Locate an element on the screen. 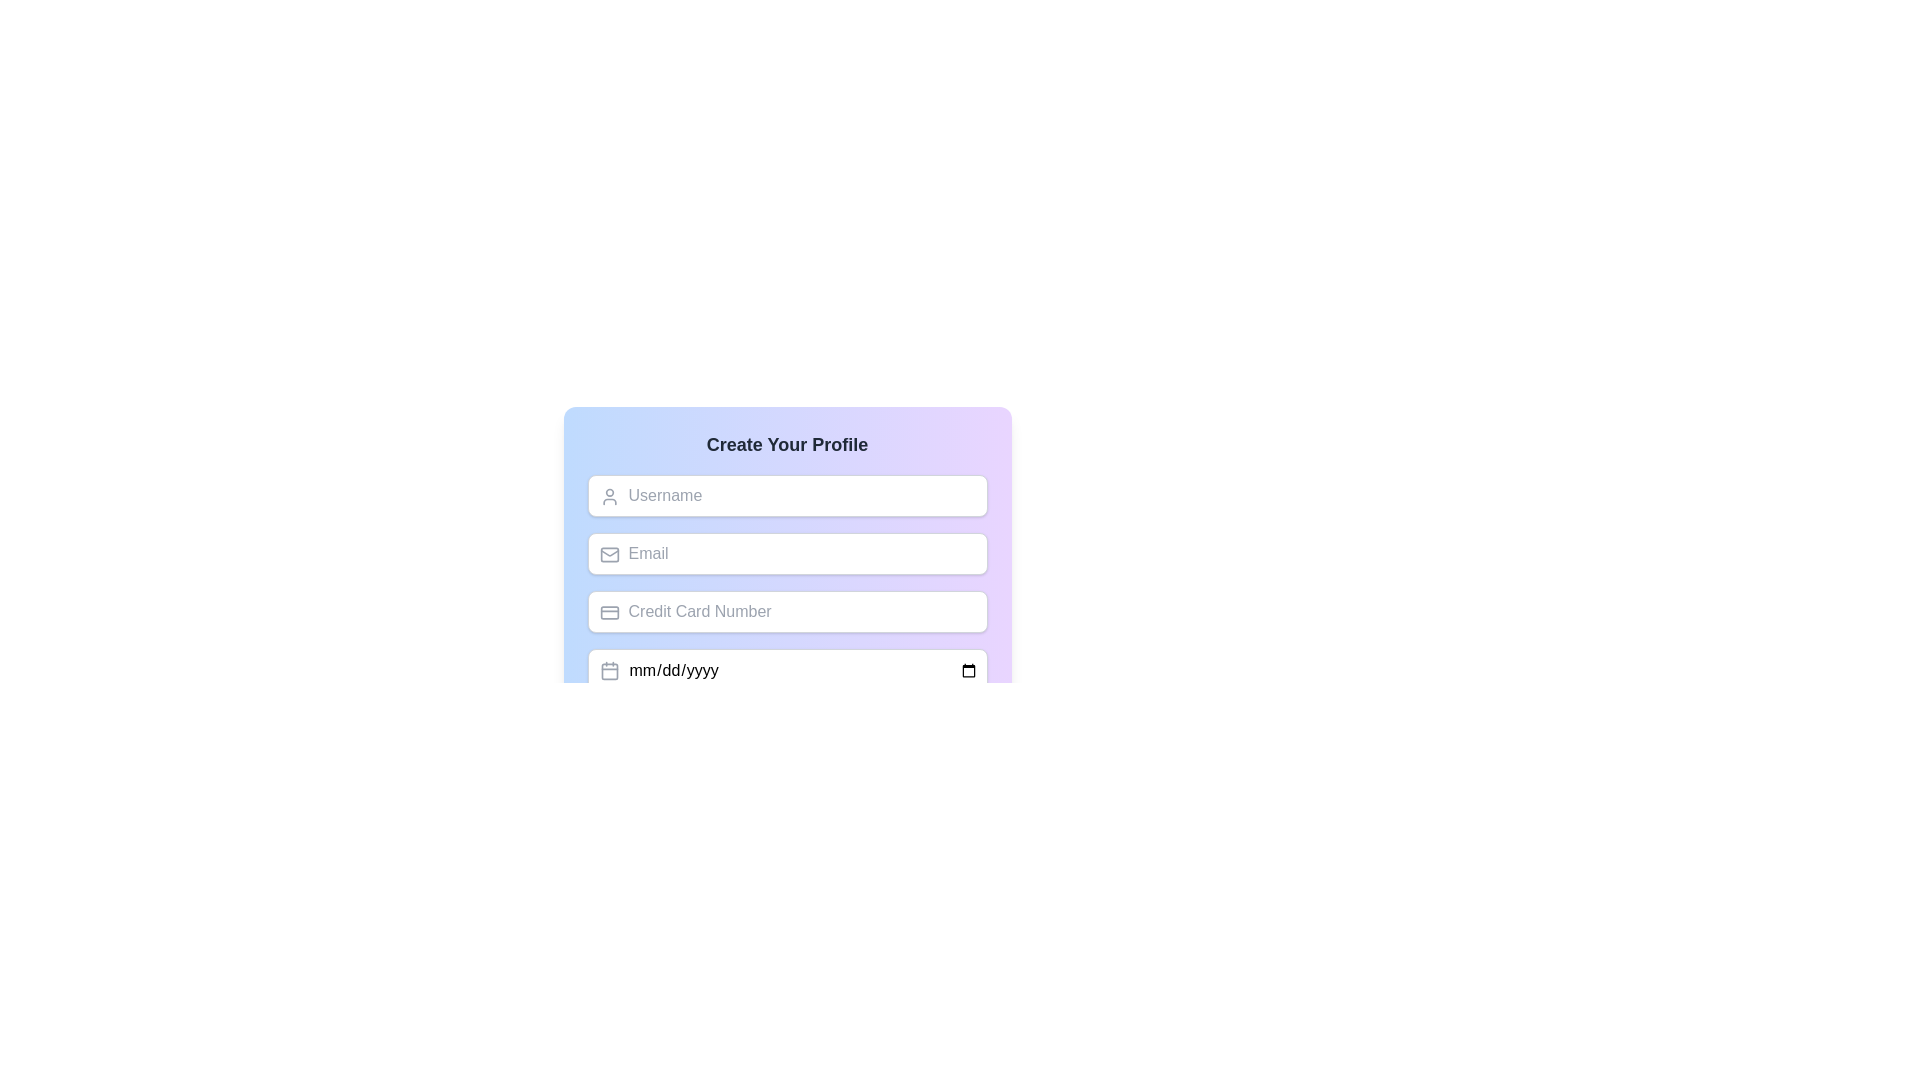 The image size is (1920, 1080). the decorative rectangular background of the email icon in the profile creation form, which is positioned to the left of the 'Email' input field is located at coordinates (608, 555).